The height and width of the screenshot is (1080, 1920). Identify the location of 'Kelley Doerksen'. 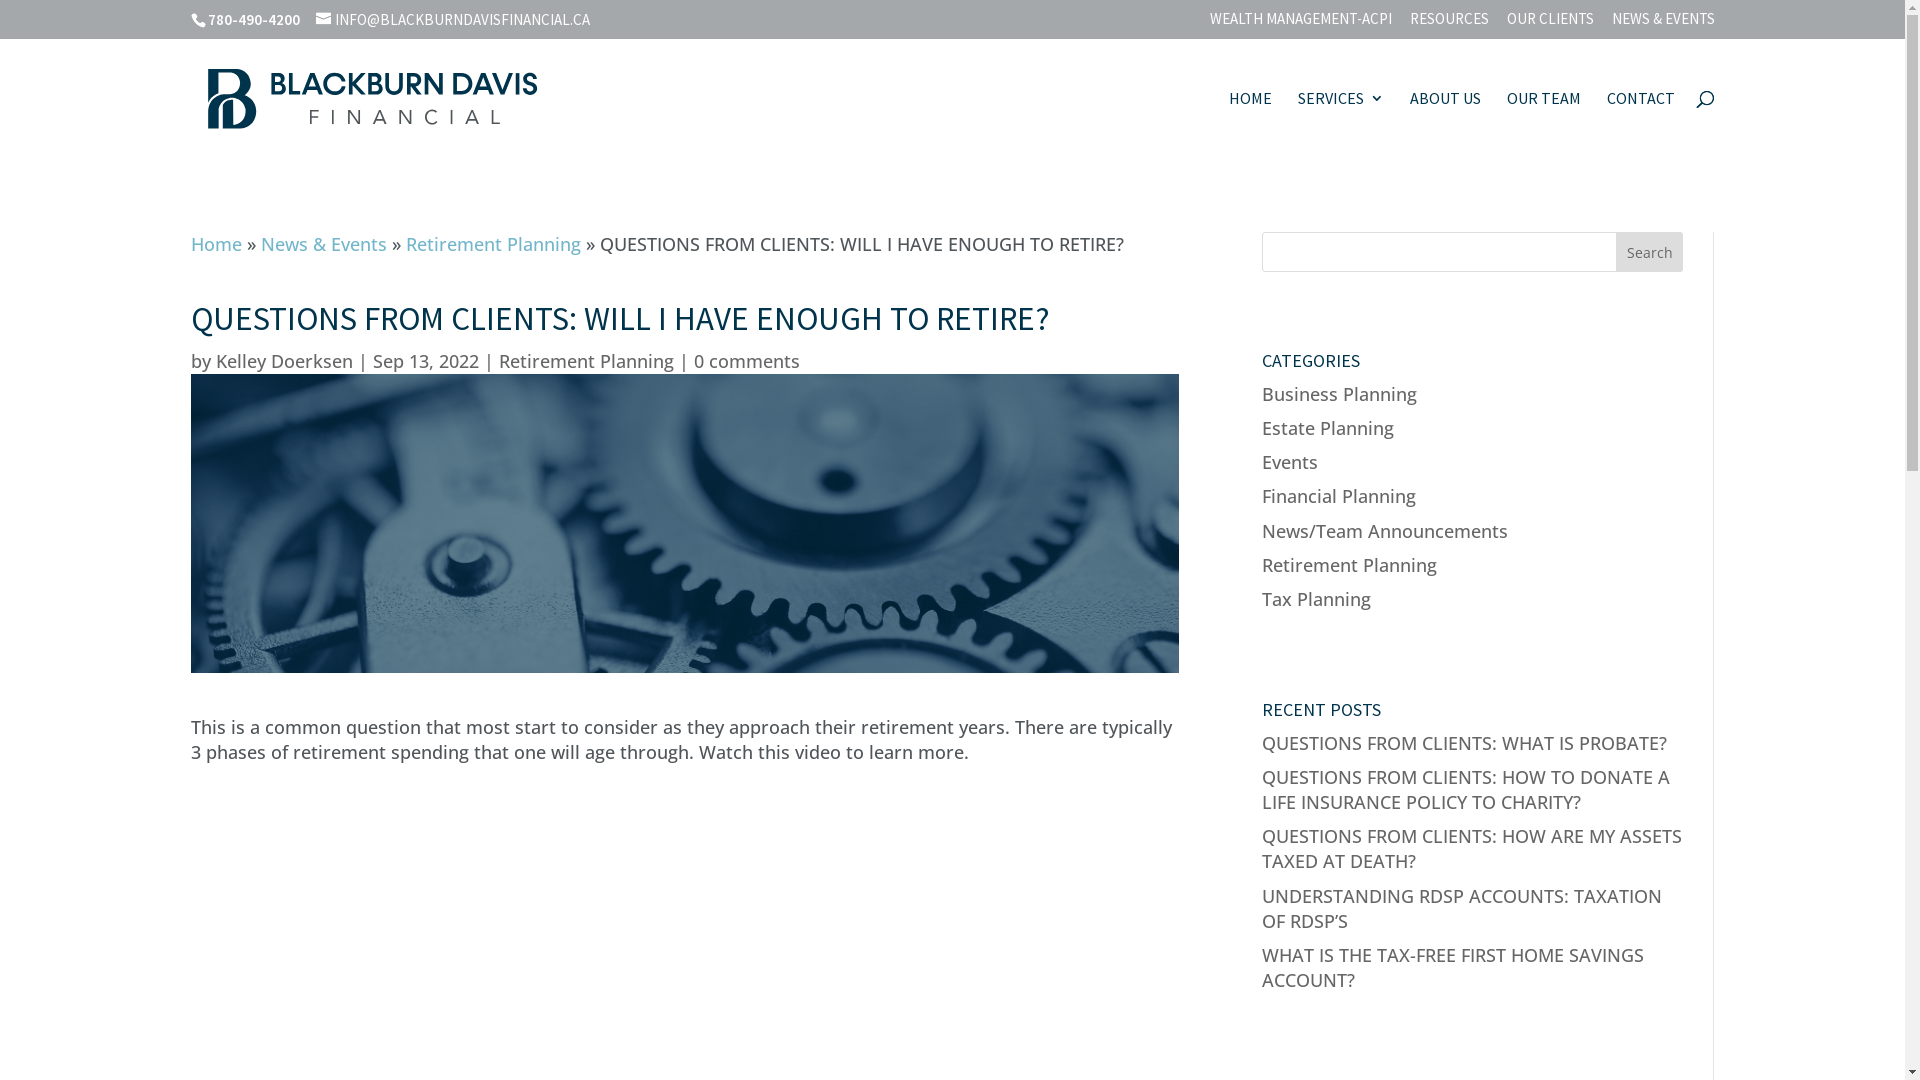
(283, 361).